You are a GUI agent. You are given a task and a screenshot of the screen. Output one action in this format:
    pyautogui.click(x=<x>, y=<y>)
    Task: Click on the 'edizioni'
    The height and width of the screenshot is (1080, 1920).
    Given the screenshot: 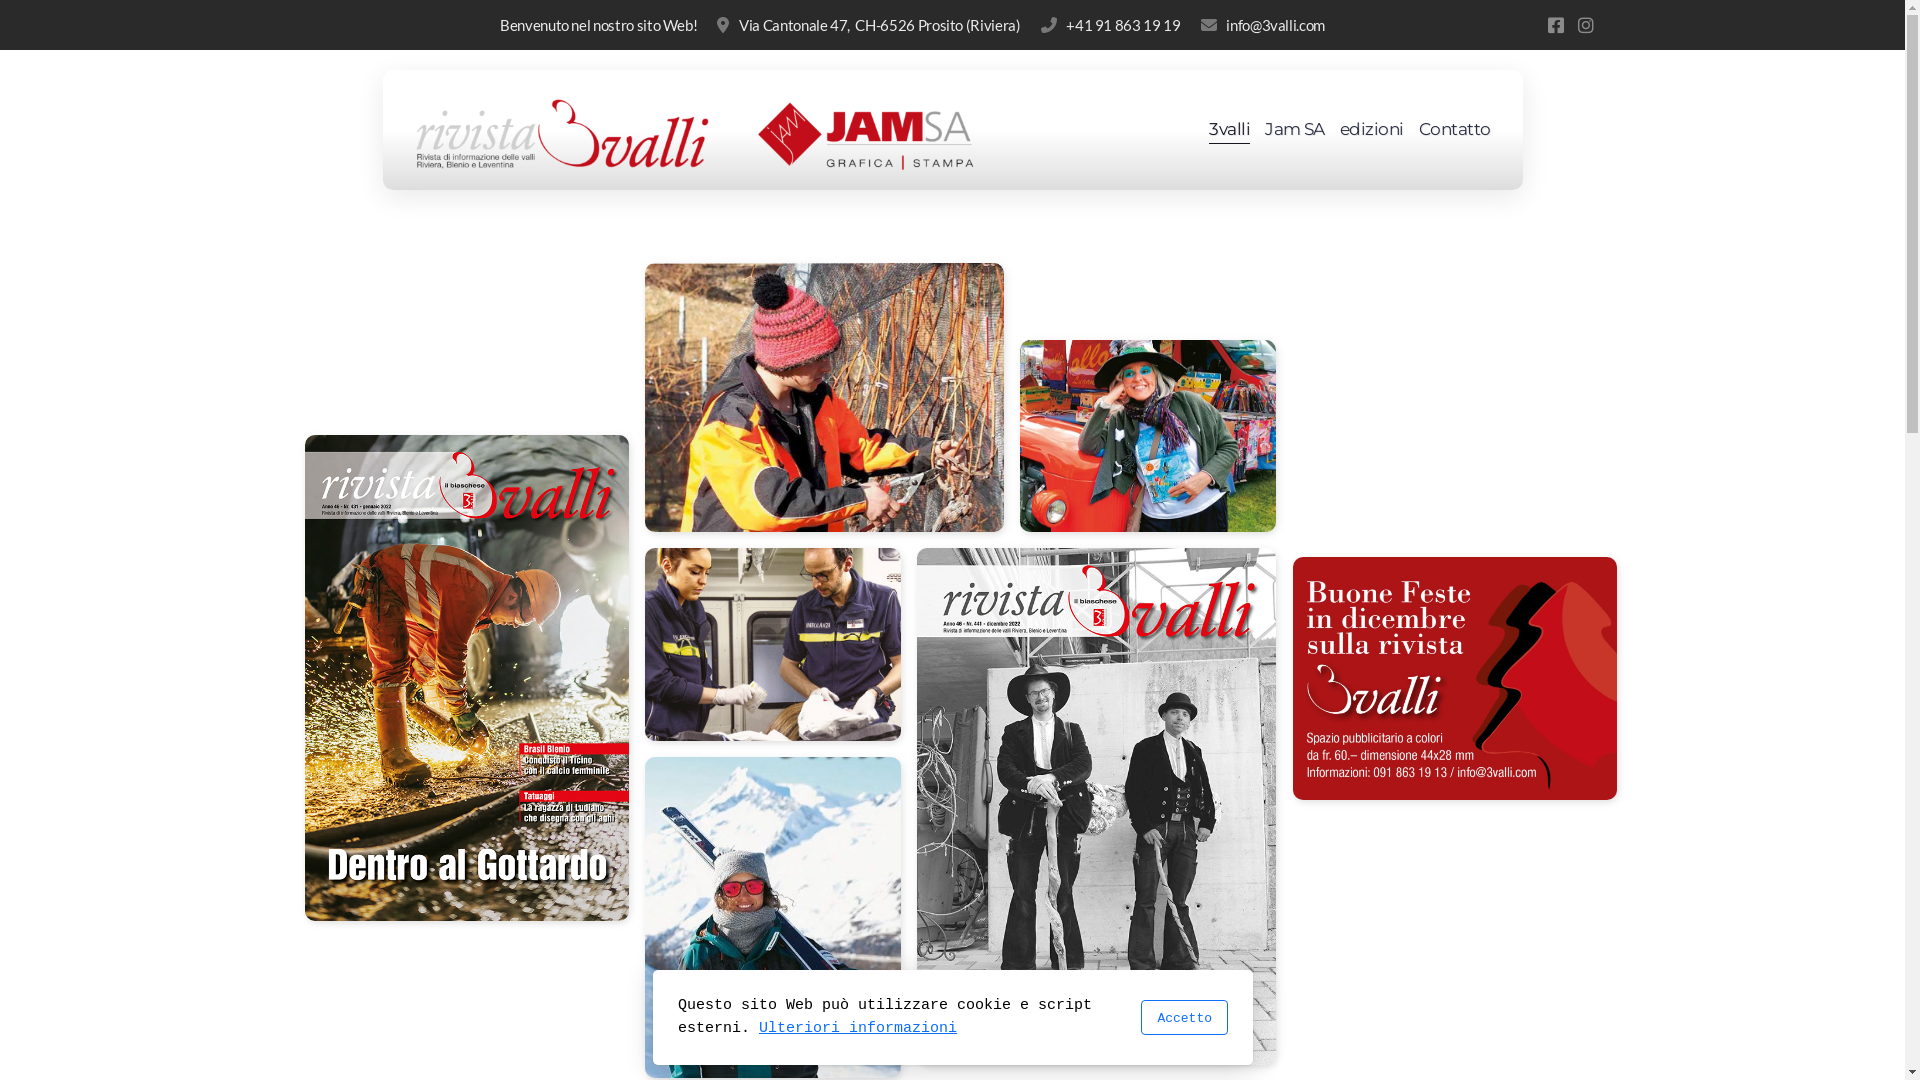 What is the action you would take?
    pyautogui.click(x=1371, y=130)
    